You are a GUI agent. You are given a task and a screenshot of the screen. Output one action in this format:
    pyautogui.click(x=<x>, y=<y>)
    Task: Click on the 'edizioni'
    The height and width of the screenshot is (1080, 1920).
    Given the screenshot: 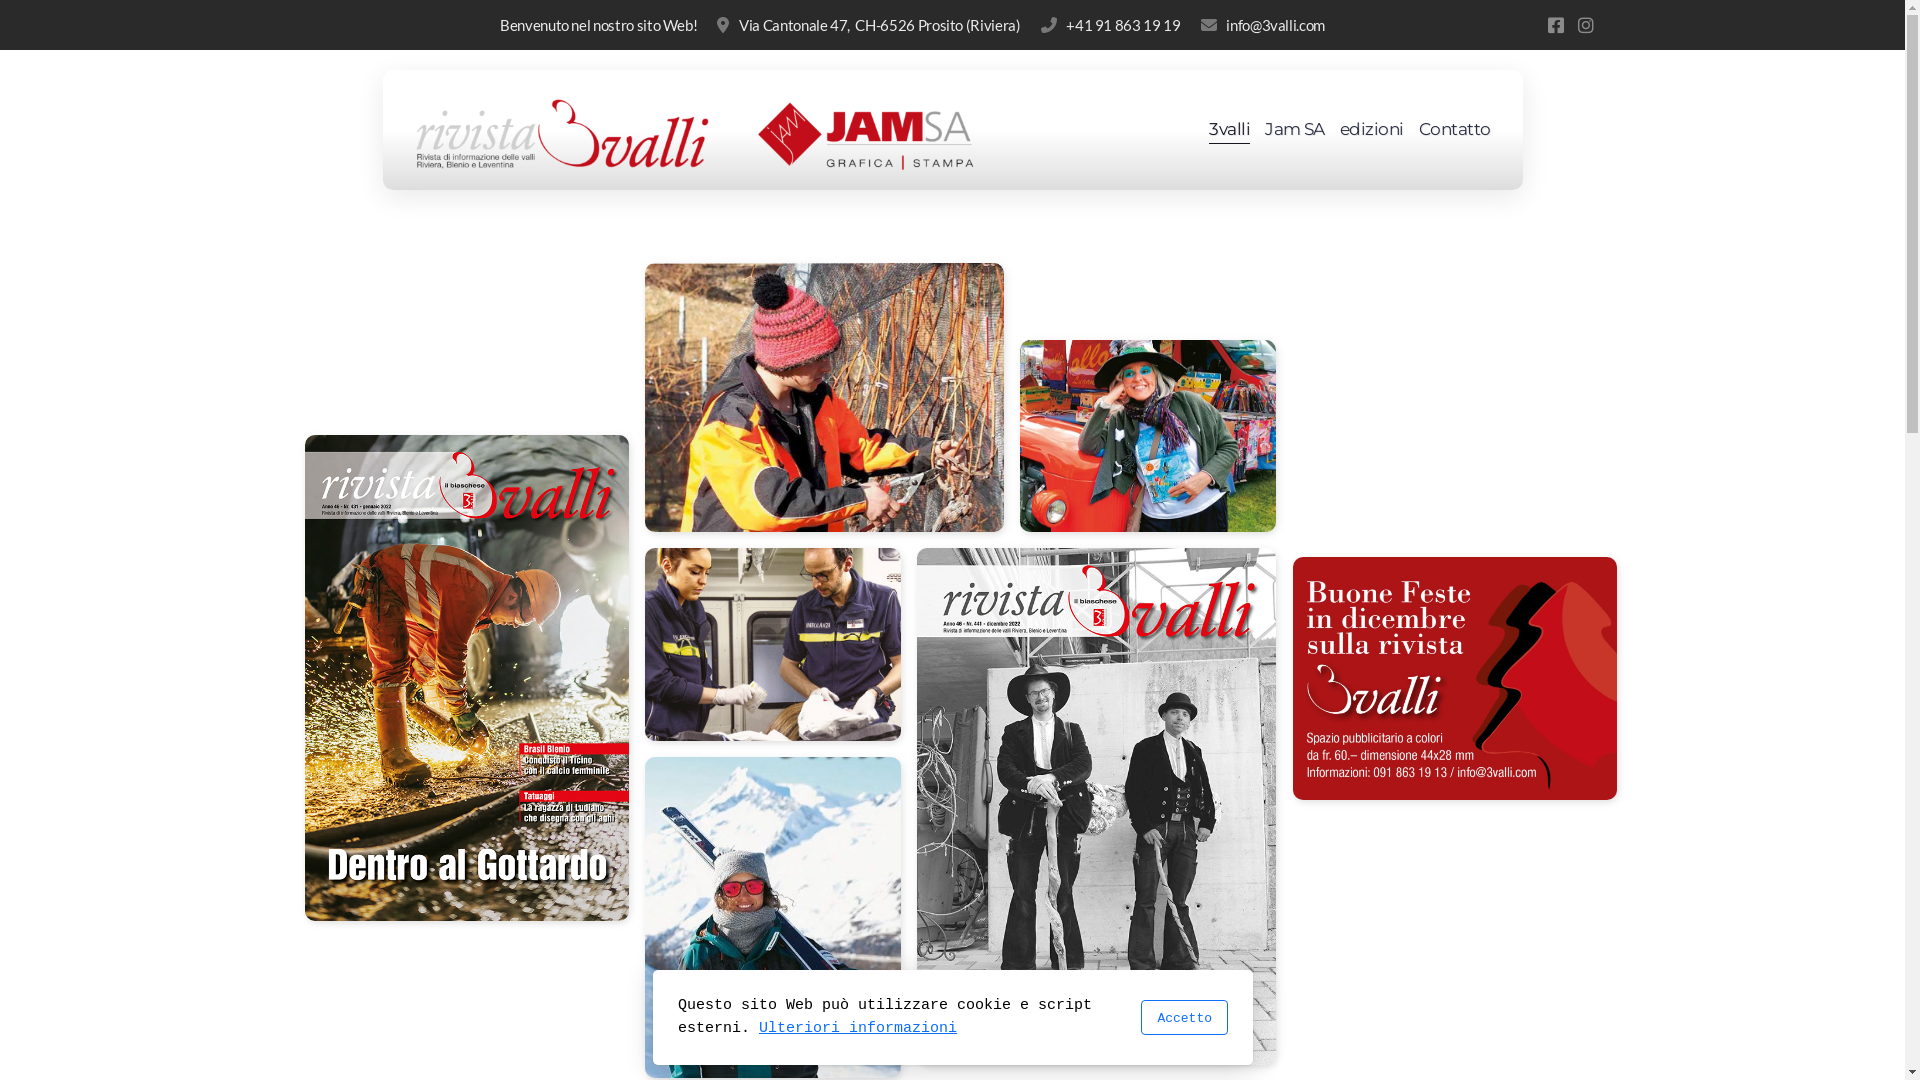 What is the action you would take?
    pyautogui.click(x=1371, y=130)
    